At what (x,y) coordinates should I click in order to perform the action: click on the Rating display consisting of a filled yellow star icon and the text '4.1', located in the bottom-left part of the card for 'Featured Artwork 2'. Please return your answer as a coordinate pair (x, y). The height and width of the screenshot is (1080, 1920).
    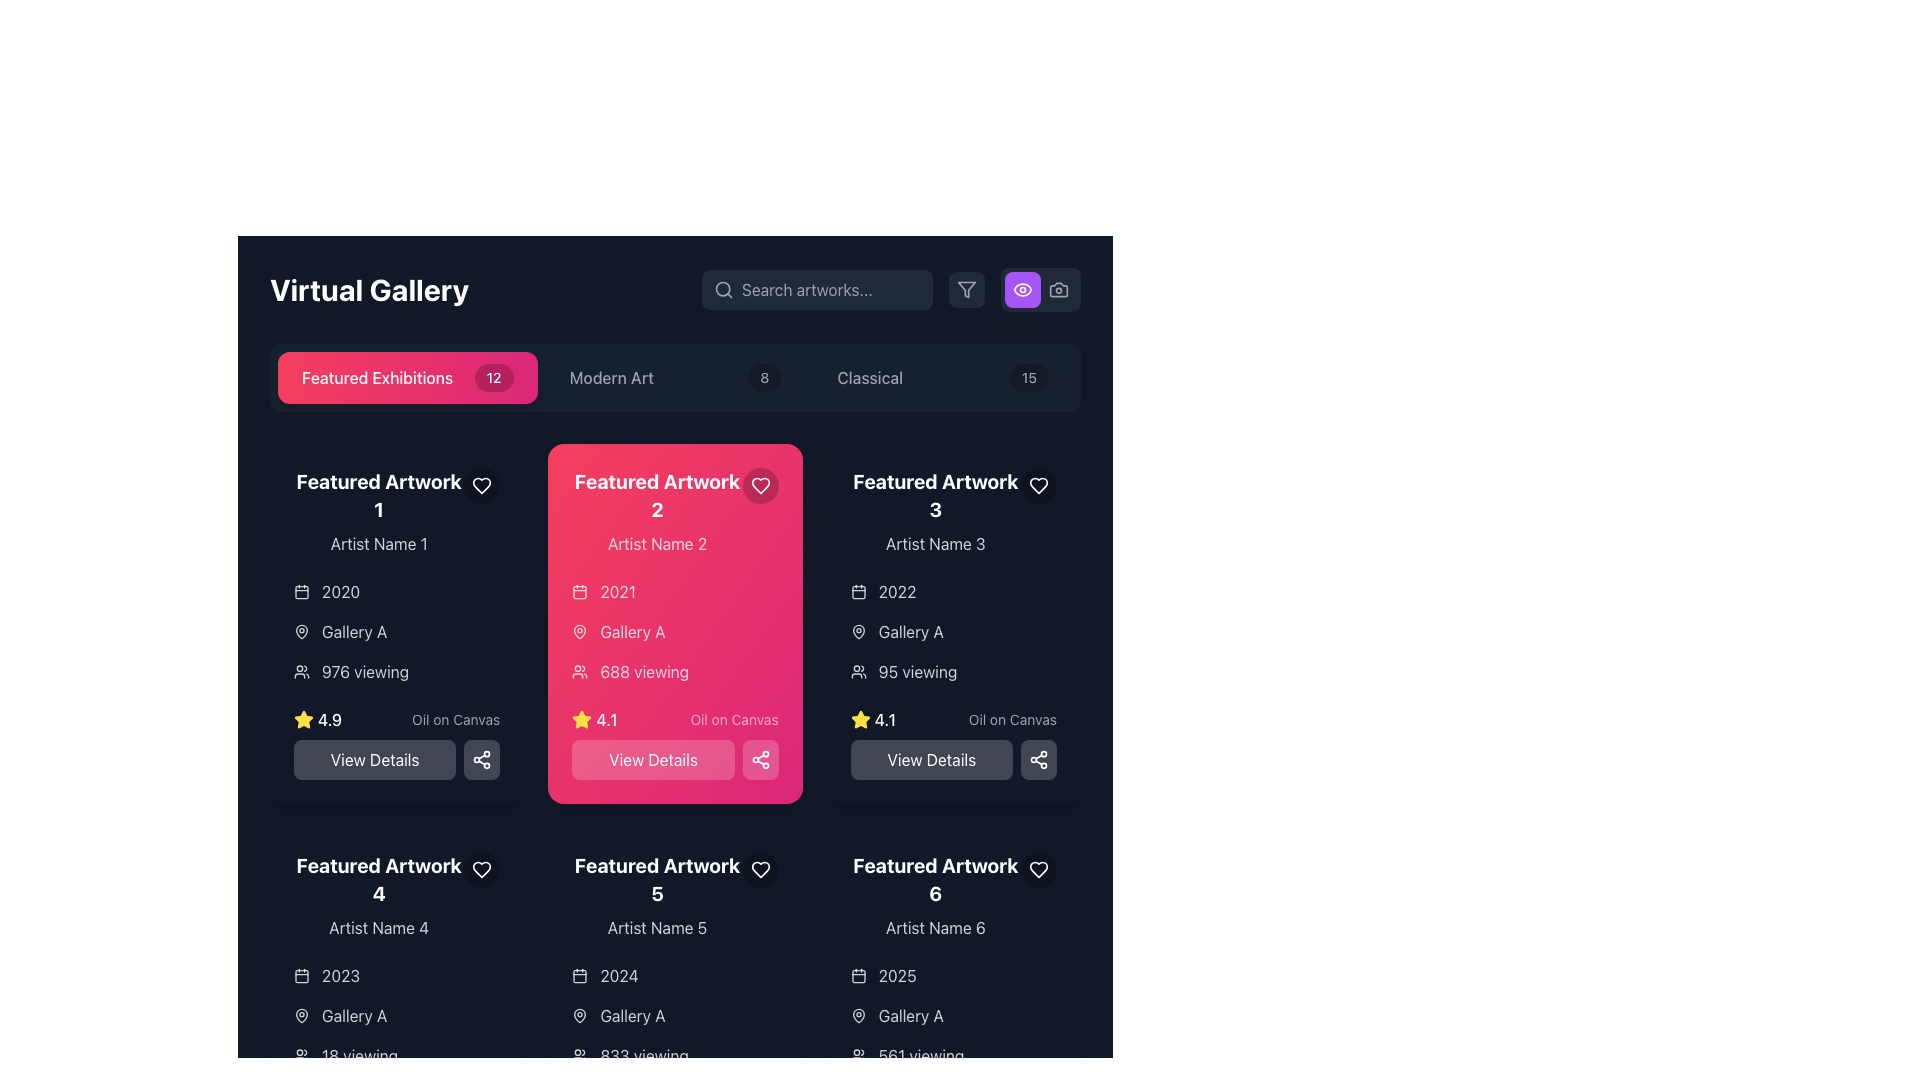
    Looking at the image, I should click on (594, 720).